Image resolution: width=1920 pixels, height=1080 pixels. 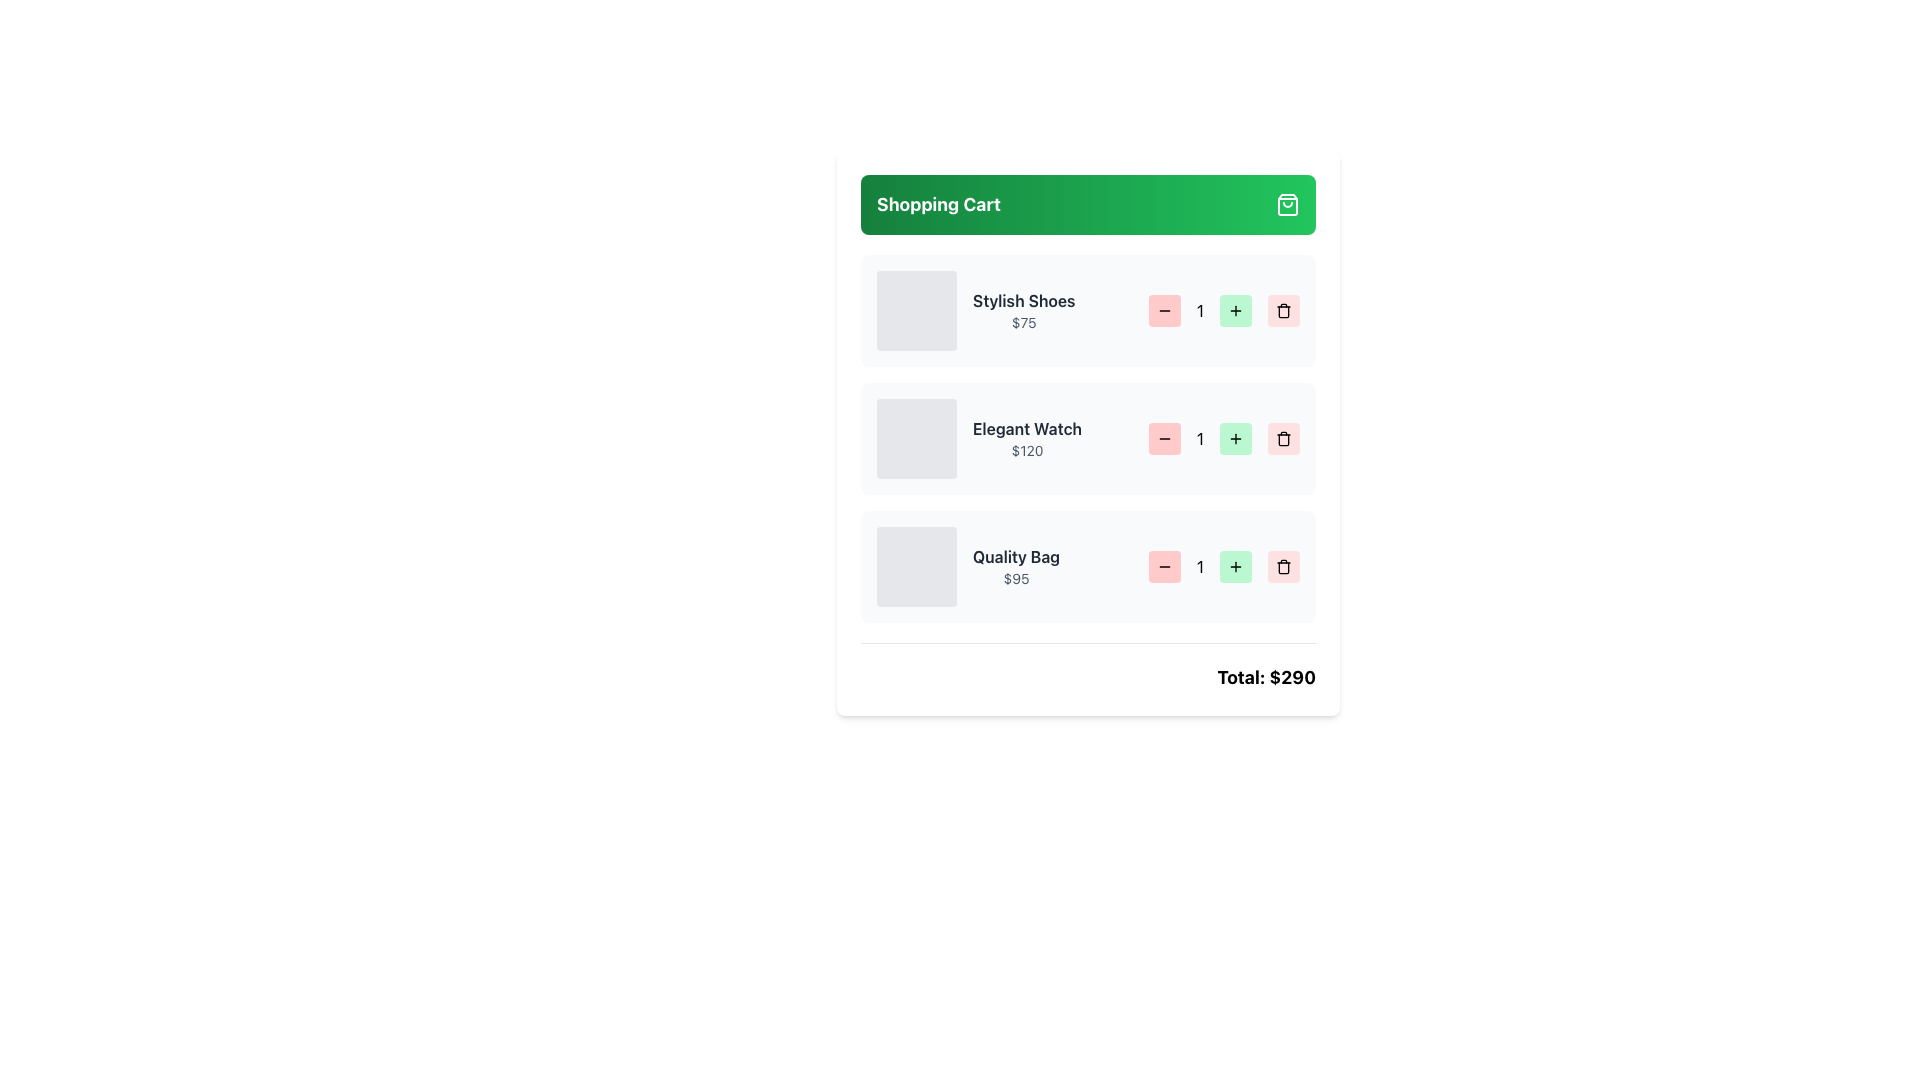 What do you see at coordinates (1016, 578) in the screenshot?
I see `the price text label displaying '$95', located below the 'Quality Bag' text in the shopping cart list` at bounding box center [1016, 578].